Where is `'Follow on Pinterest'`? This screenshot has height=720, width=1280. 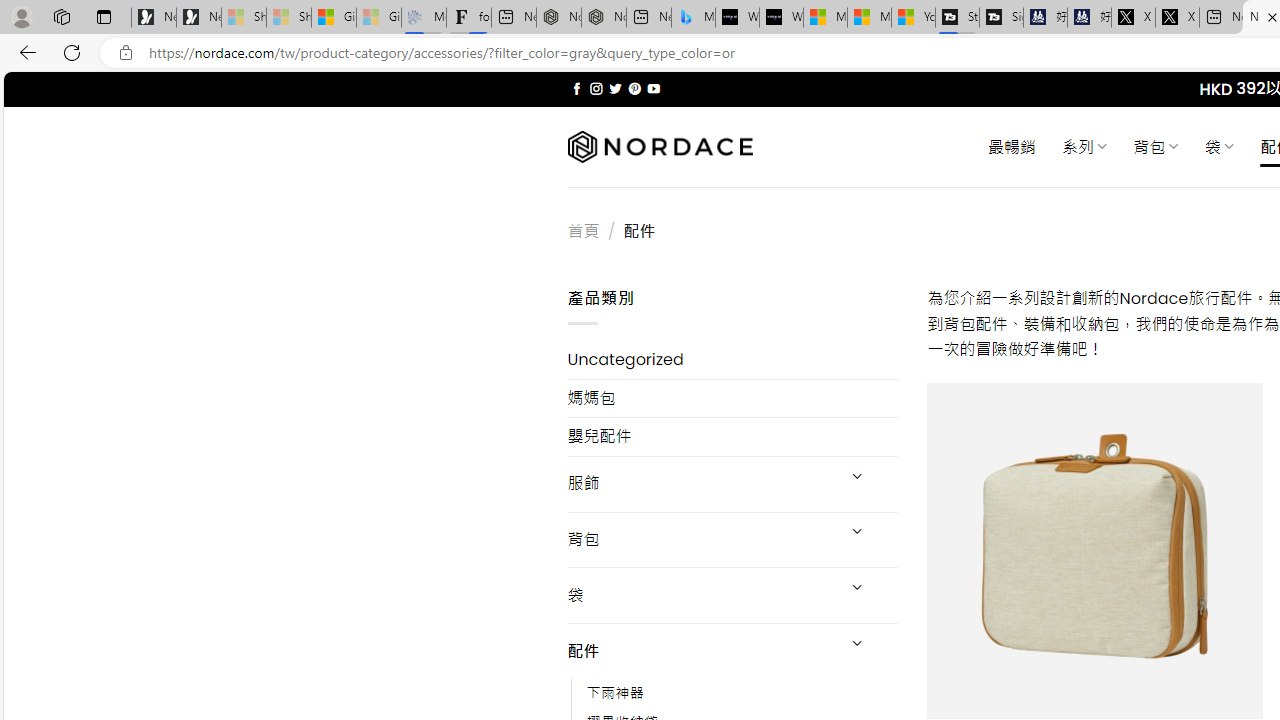 'Follow on Pinterest' is located at coordinates (633, 88).